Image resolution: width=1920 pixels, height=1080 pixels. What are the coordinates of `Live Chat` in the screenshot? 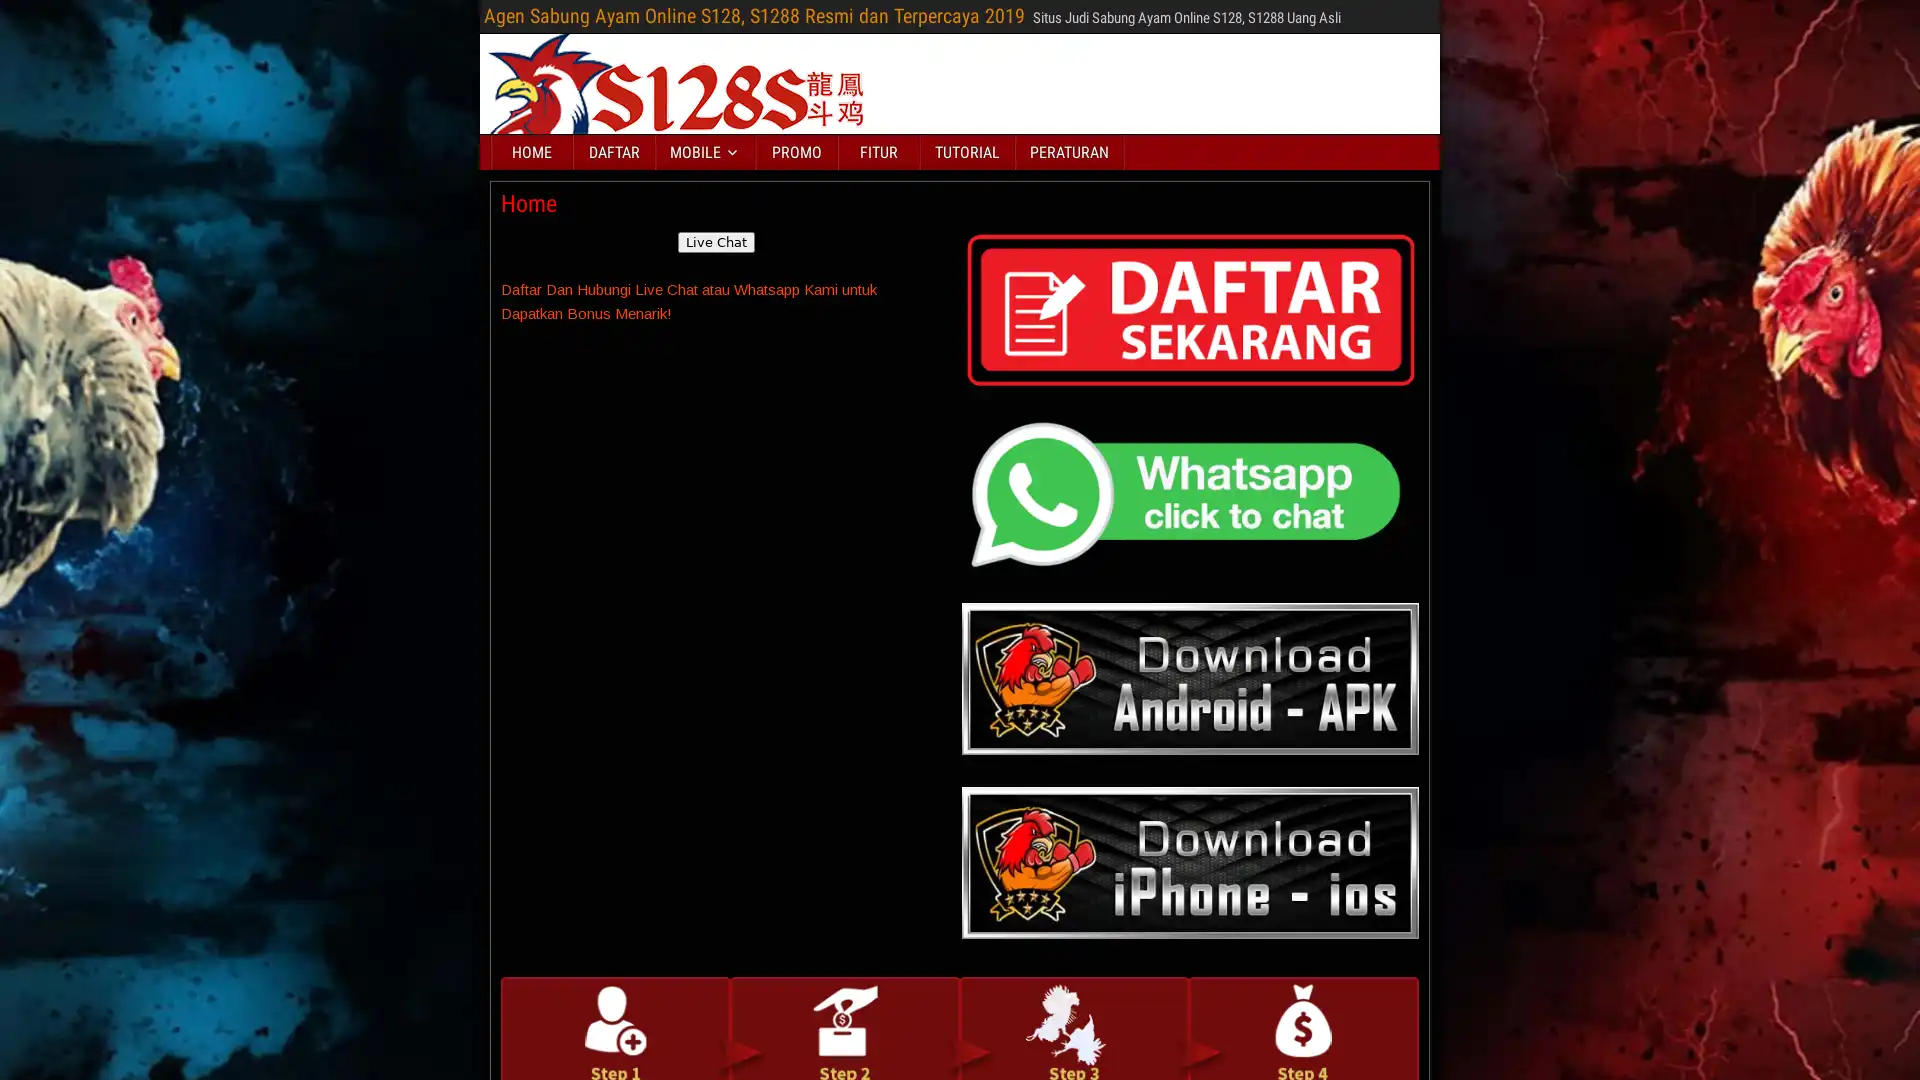 It's located at (716, 241).